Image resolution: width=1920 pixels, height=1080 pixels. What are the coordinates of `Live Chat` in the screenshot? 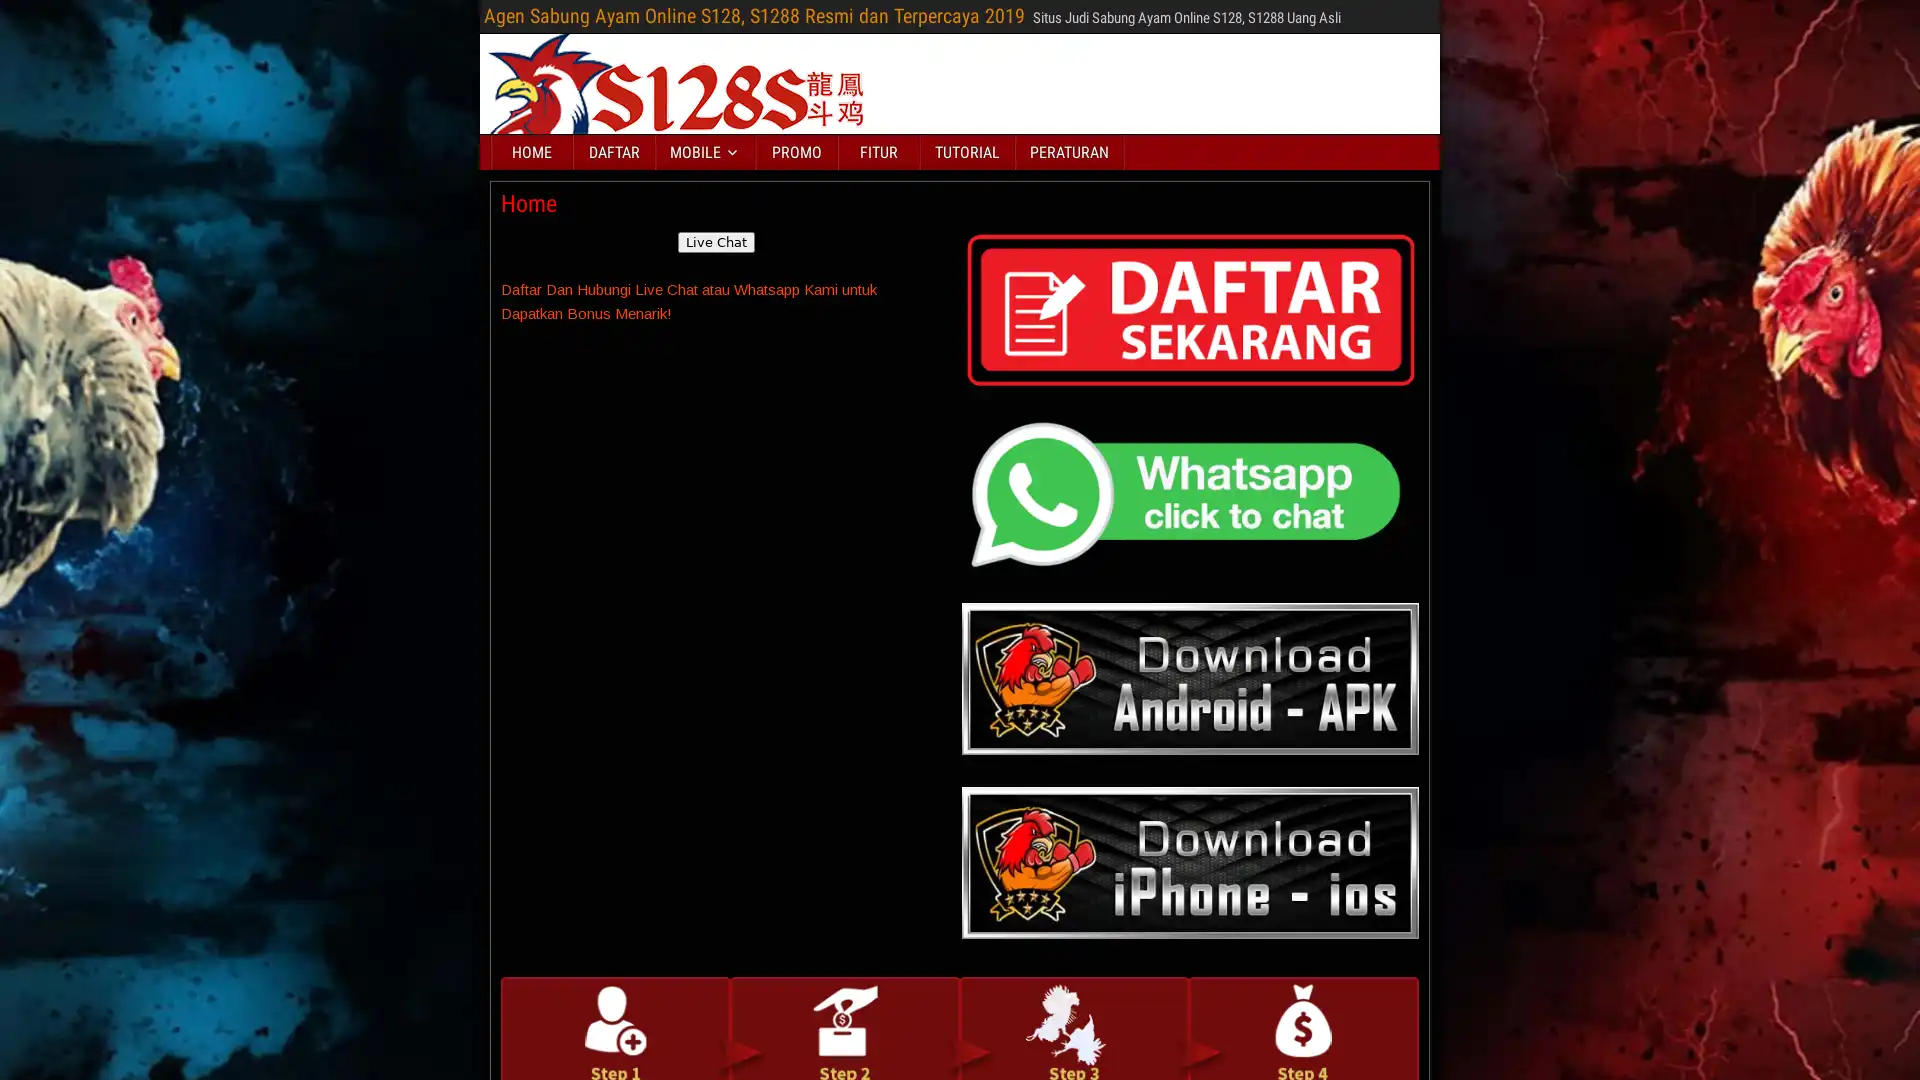 It's located at (716, 241).